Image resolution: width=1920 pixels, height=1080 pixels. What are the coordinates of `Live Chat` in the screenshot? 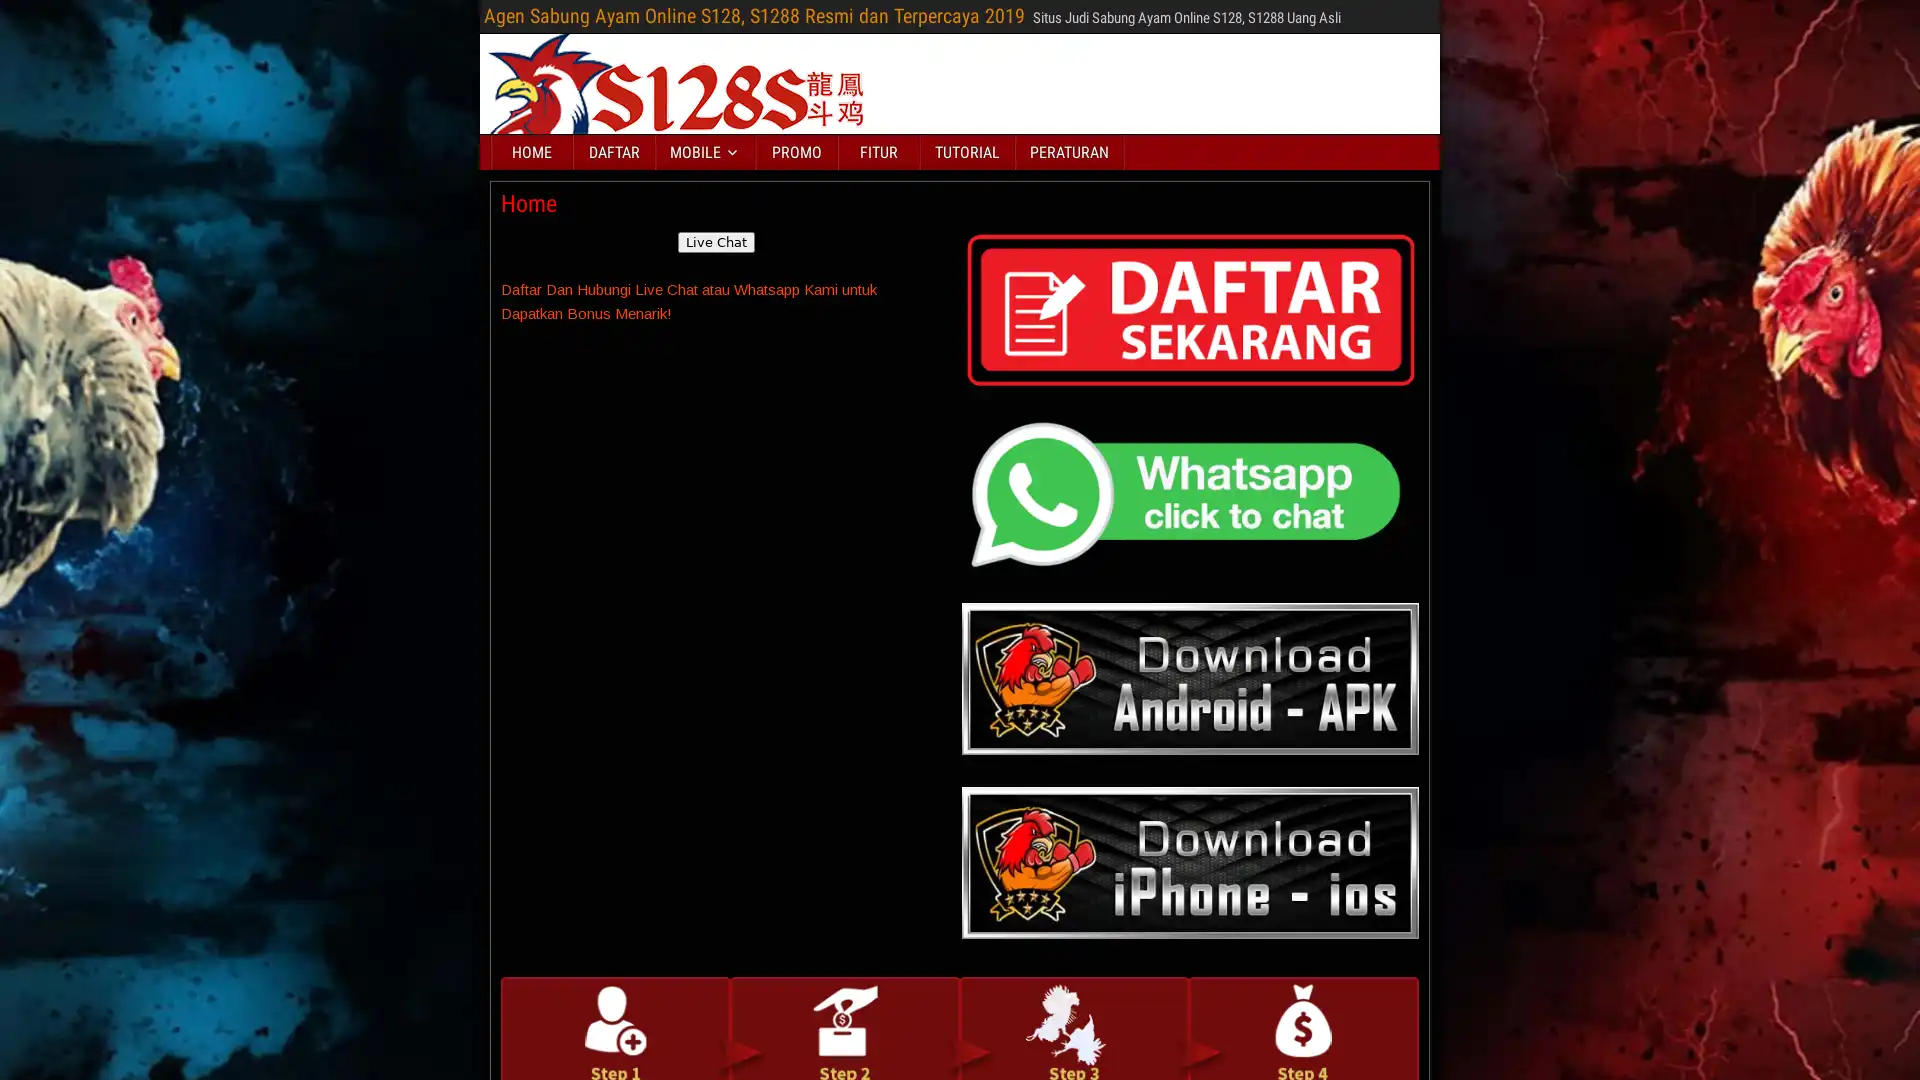 It's located at (716, 241).